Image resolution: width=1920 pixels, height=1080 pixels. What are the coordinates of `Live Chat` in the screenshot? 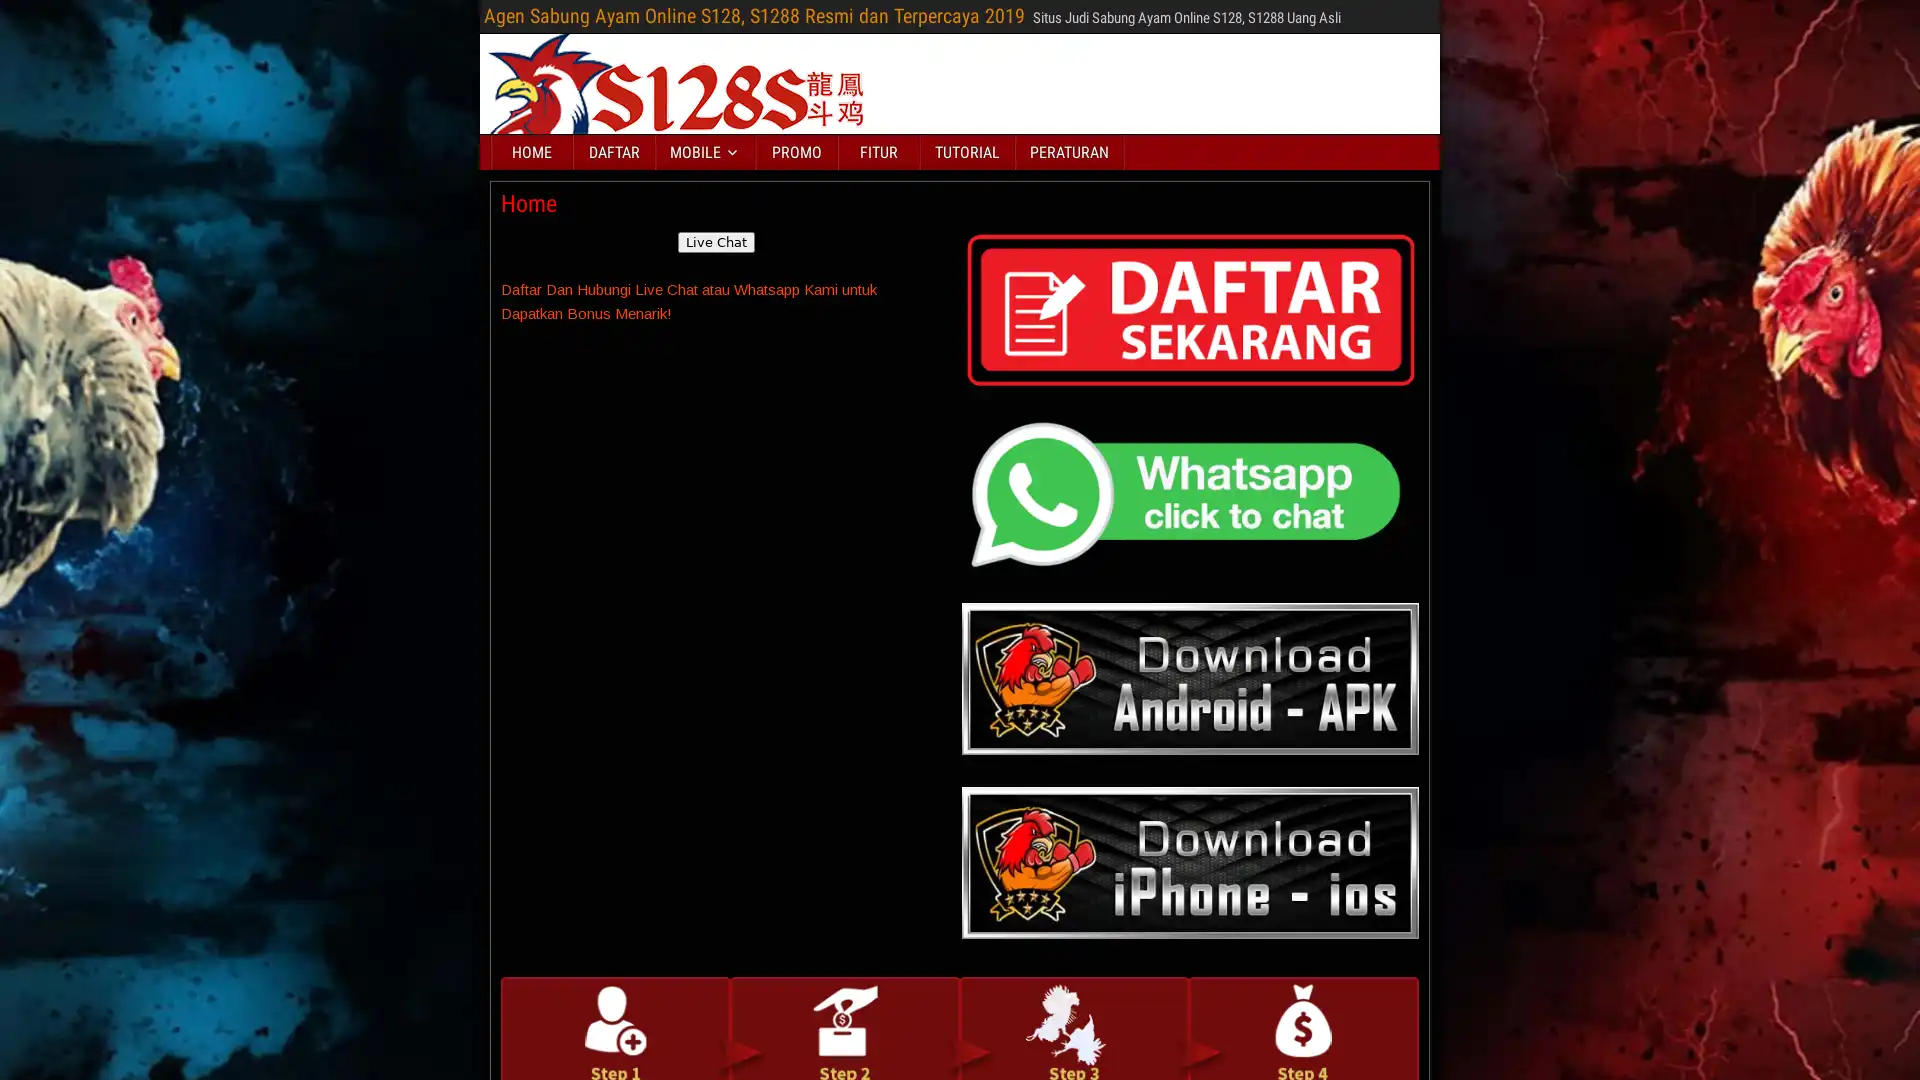 It's located at (716, 241).